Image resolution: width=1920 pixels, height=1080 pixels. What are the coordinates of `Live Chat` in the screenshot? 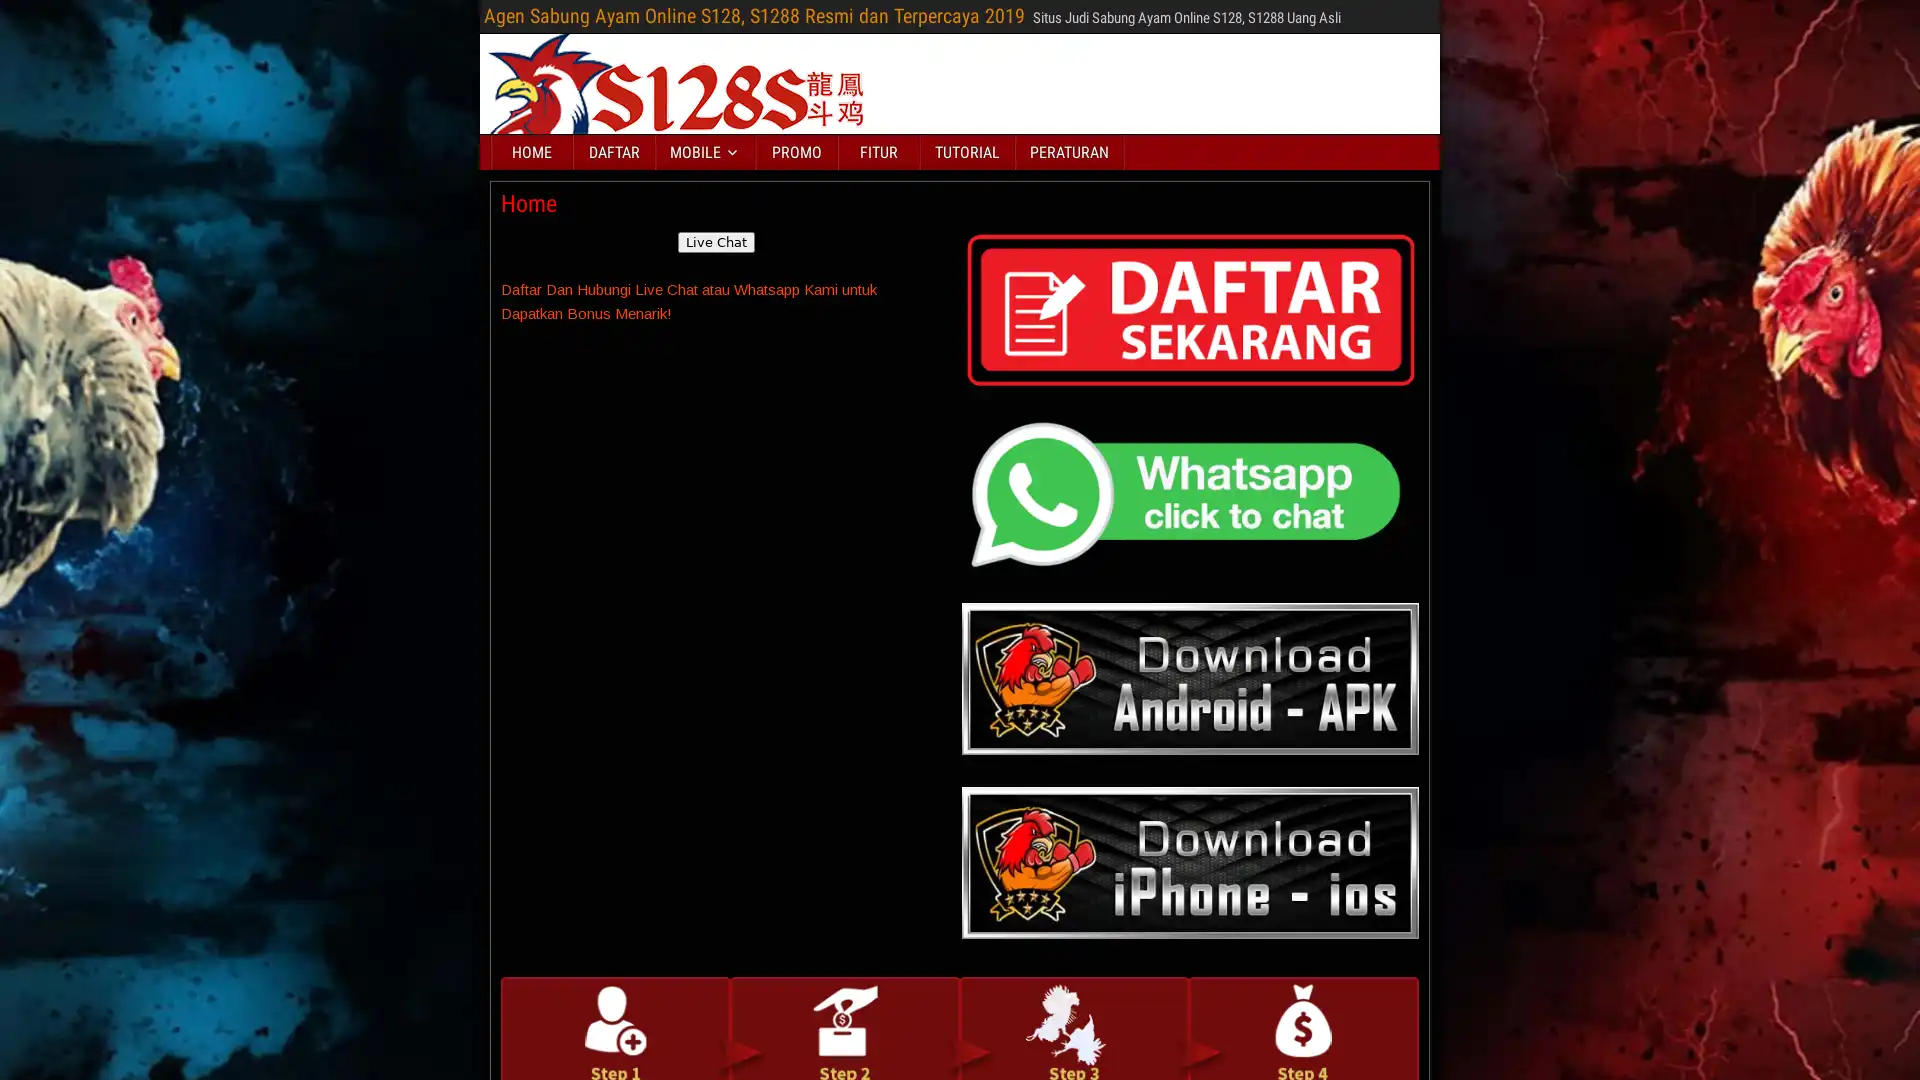 It's located at (716, 241).